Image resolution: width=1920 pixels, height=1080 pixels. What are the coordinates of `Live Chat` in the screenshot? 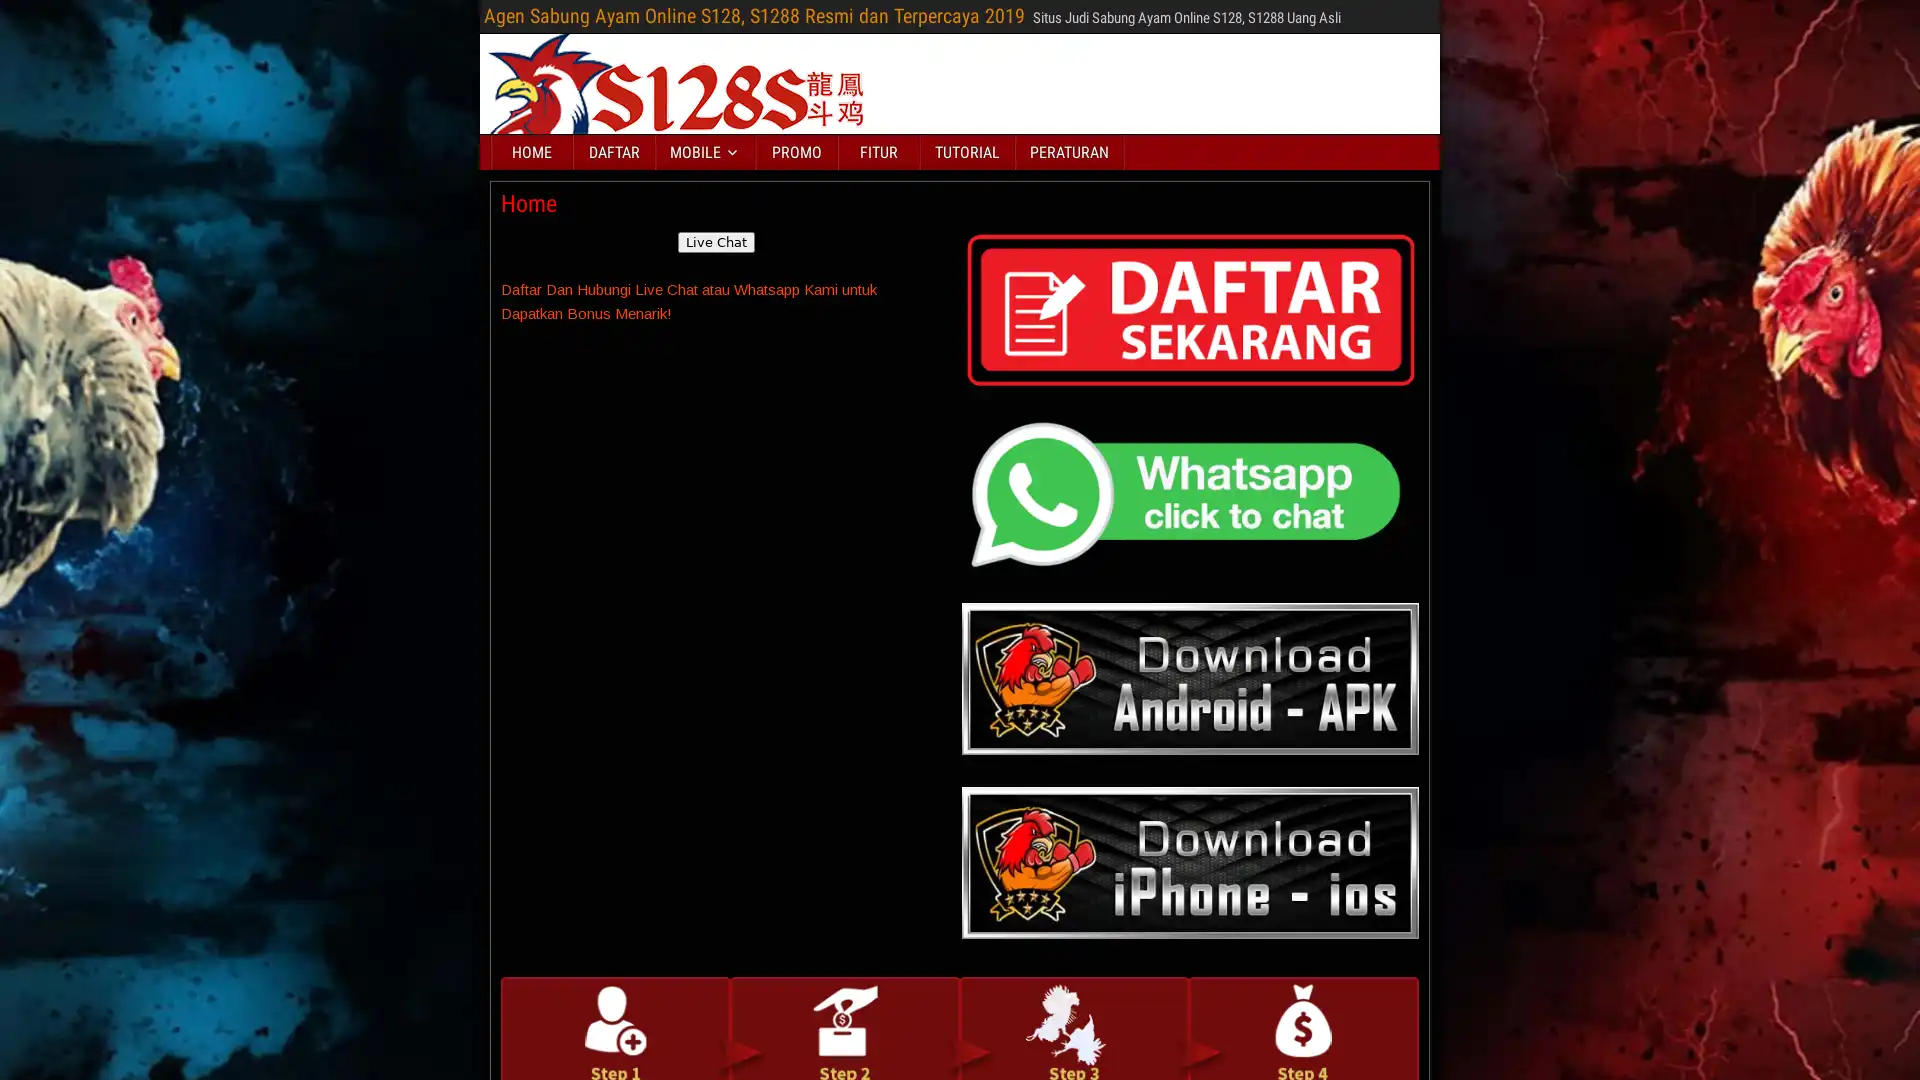 It's located at (716, 241).